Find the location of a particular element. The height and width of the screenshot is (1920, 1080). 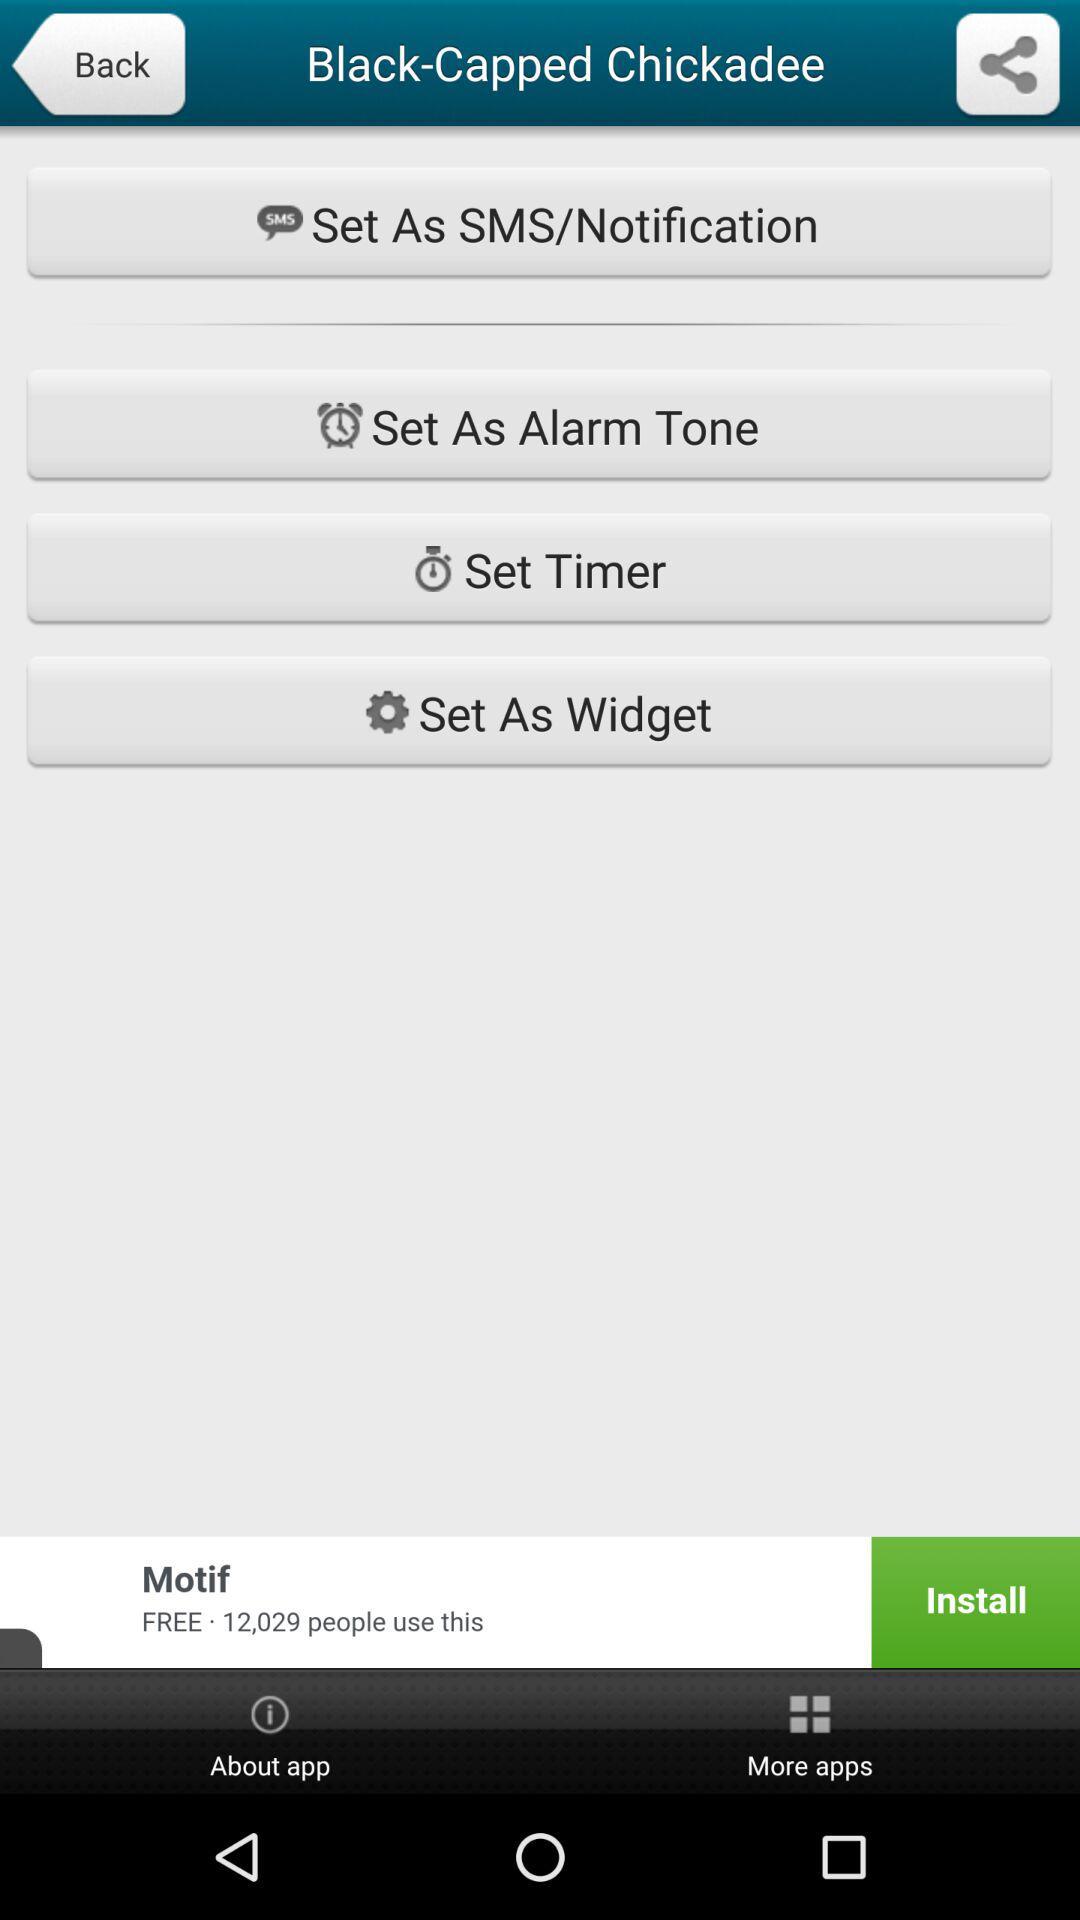

the item at the bottom left corner is located at coordinates (270, 1732).